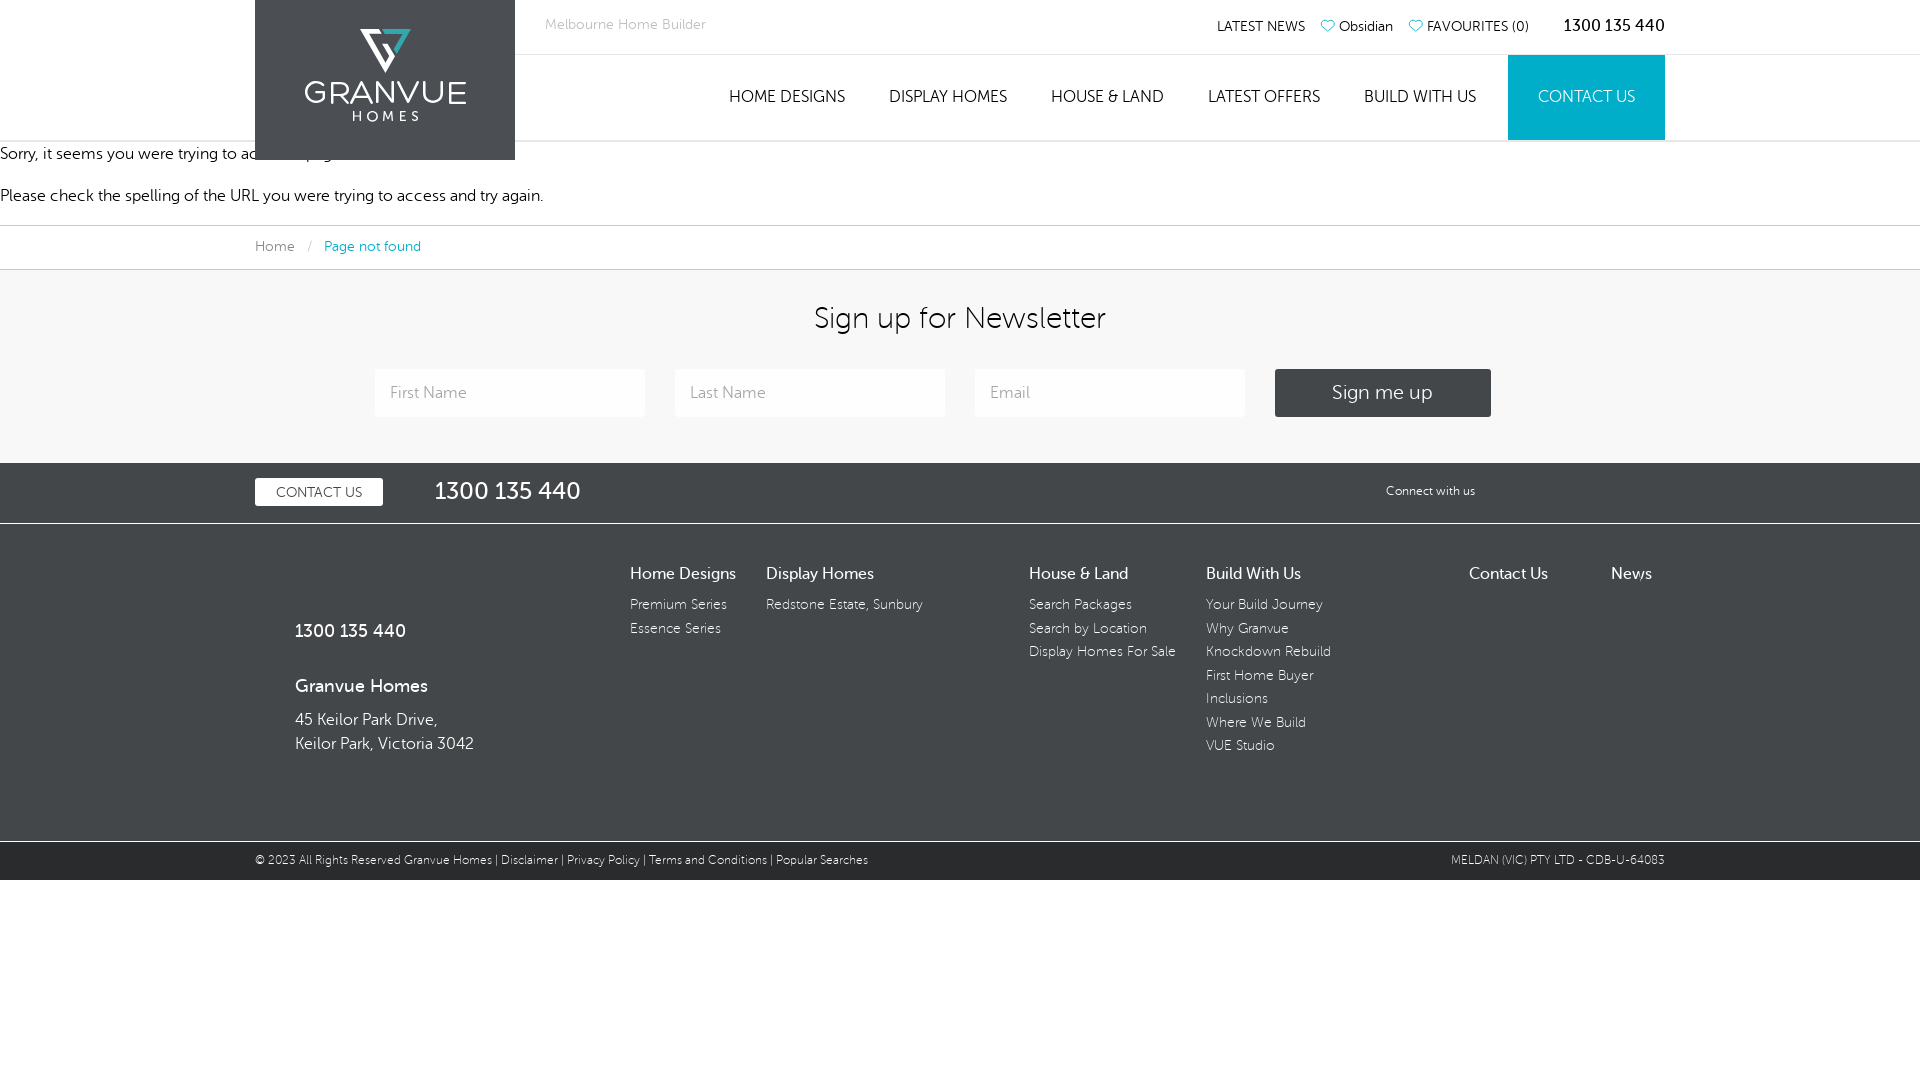 The image size is (1920, 1080). Describe the element at coordinates (1406, 26) in the screenshot. I see `'FAVOURITES (0)'` at that location.